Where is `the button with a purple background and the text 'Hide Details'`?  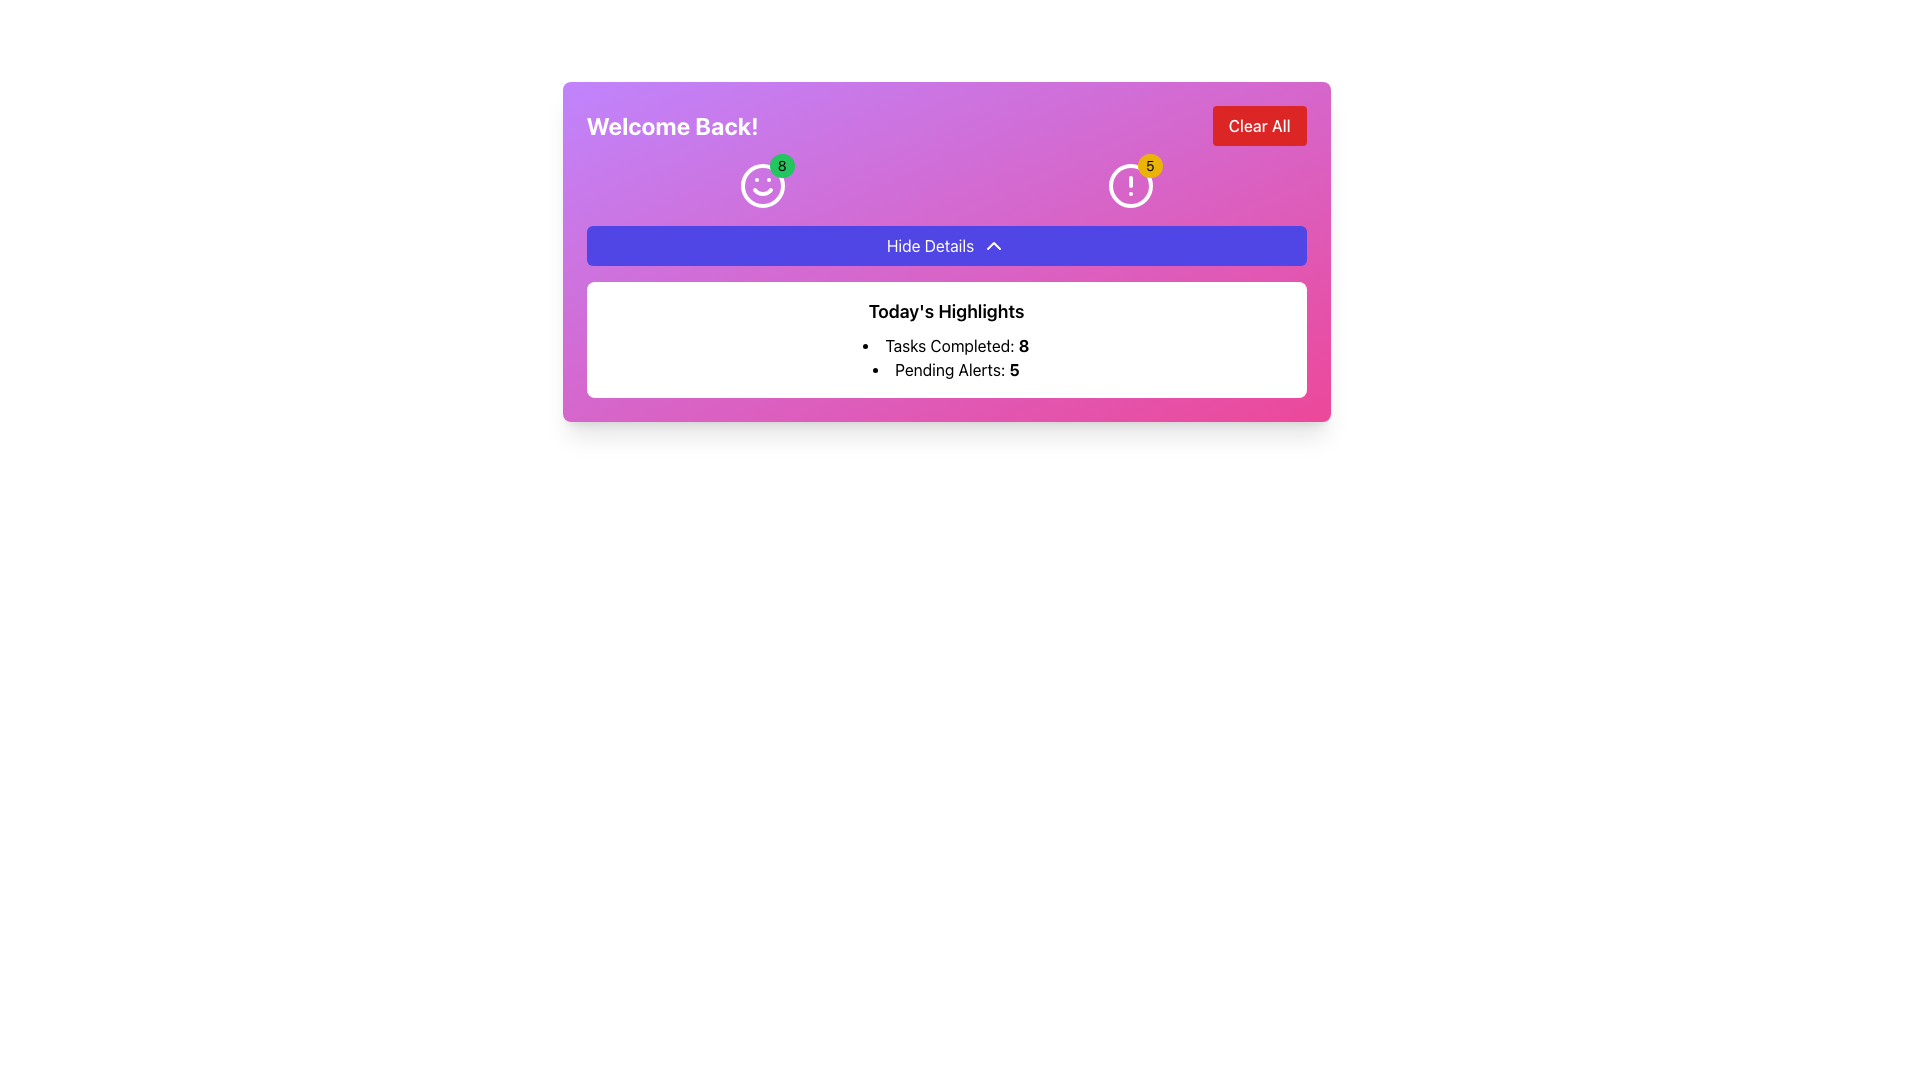
the button with a purple background and the text 'Hide Details' is located at coordinates (945, 245).